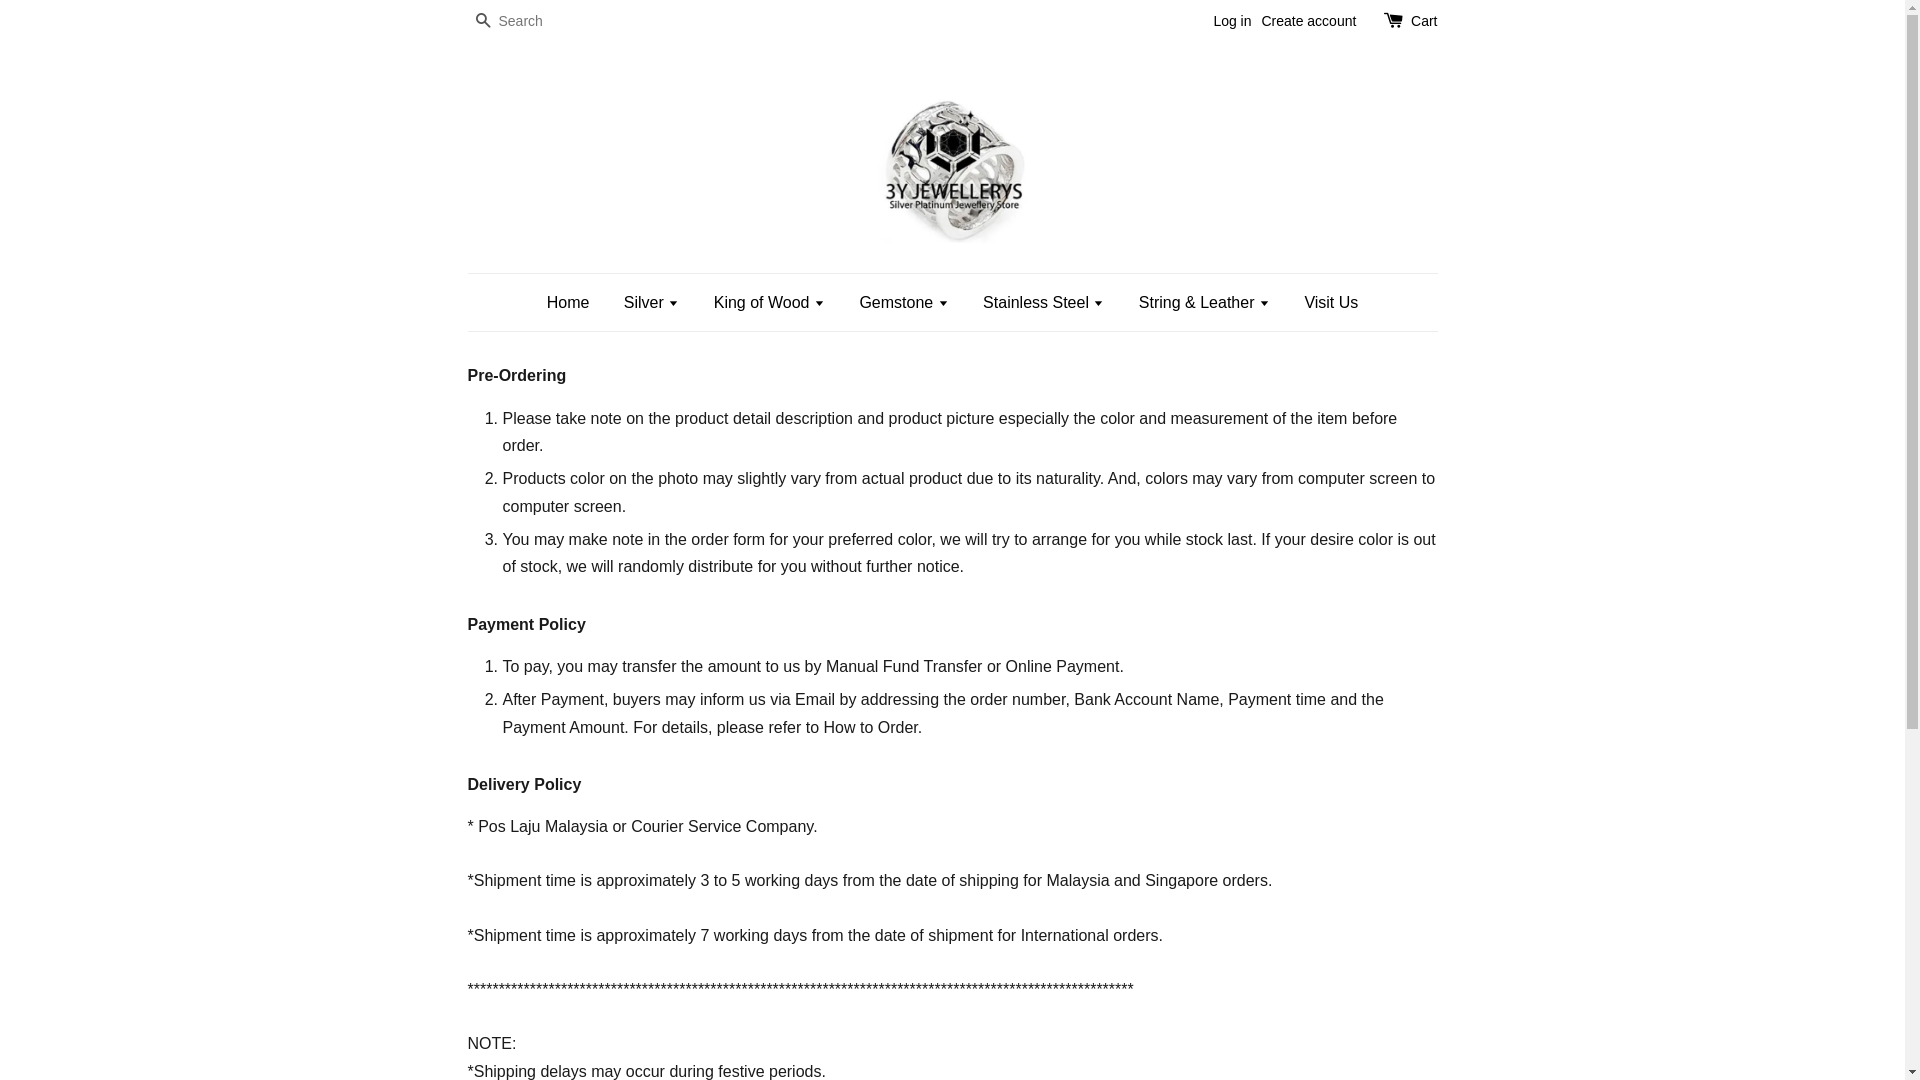 The image size is (1920, 1080). Describe the element at coordinates (483, 22) in the screenshot. I see `'Search'` at that location.